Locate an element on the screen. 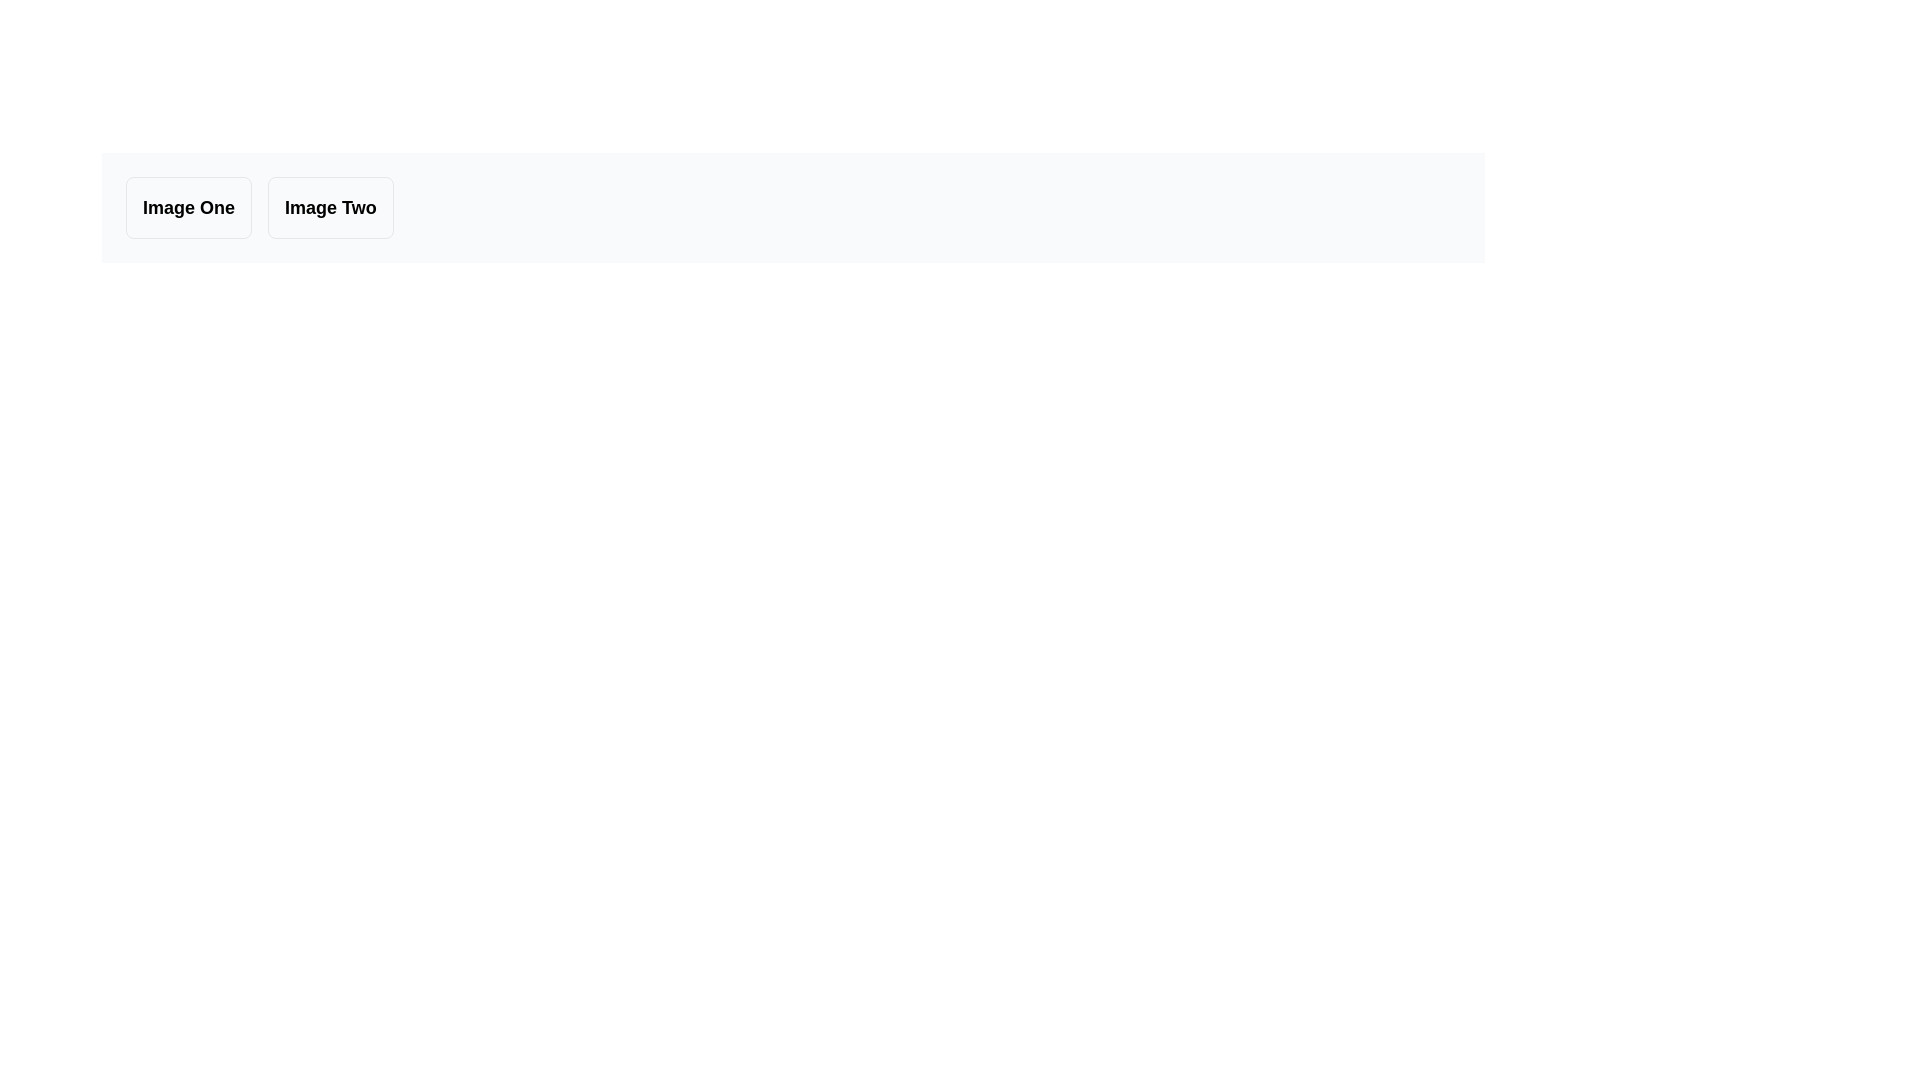  the button labeled 'Image Two' is located at coordinates (330, 208).